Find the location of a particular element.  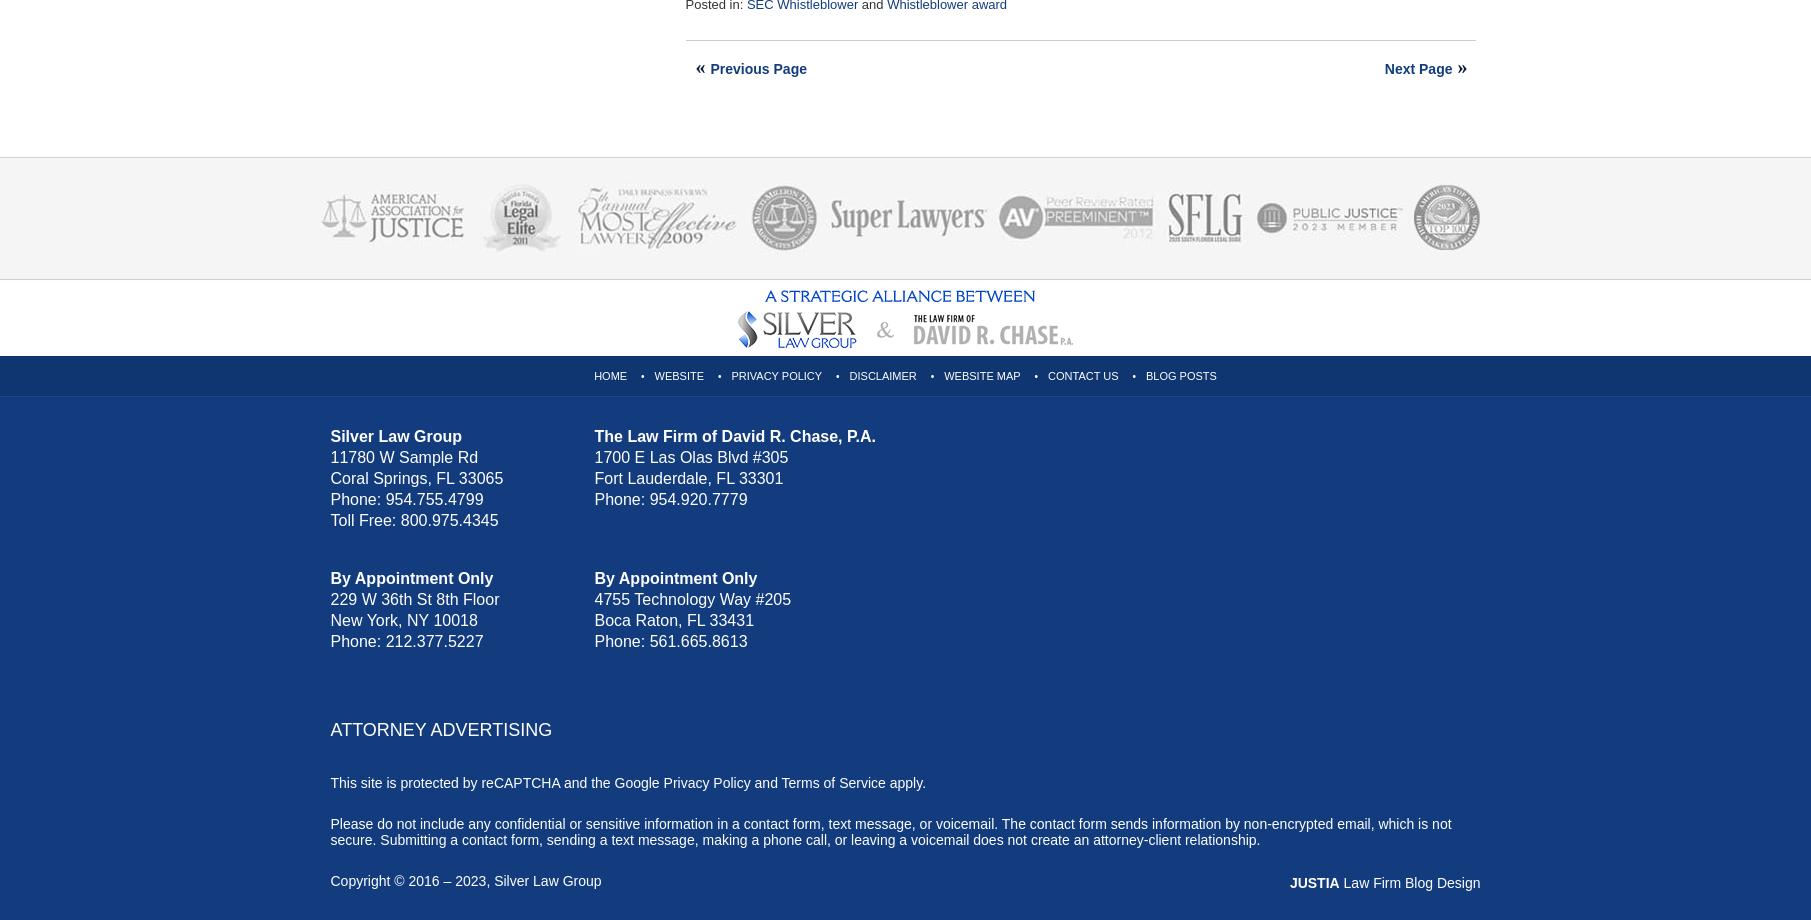

'Blog Posts' is located at coordinates (1179, 375).